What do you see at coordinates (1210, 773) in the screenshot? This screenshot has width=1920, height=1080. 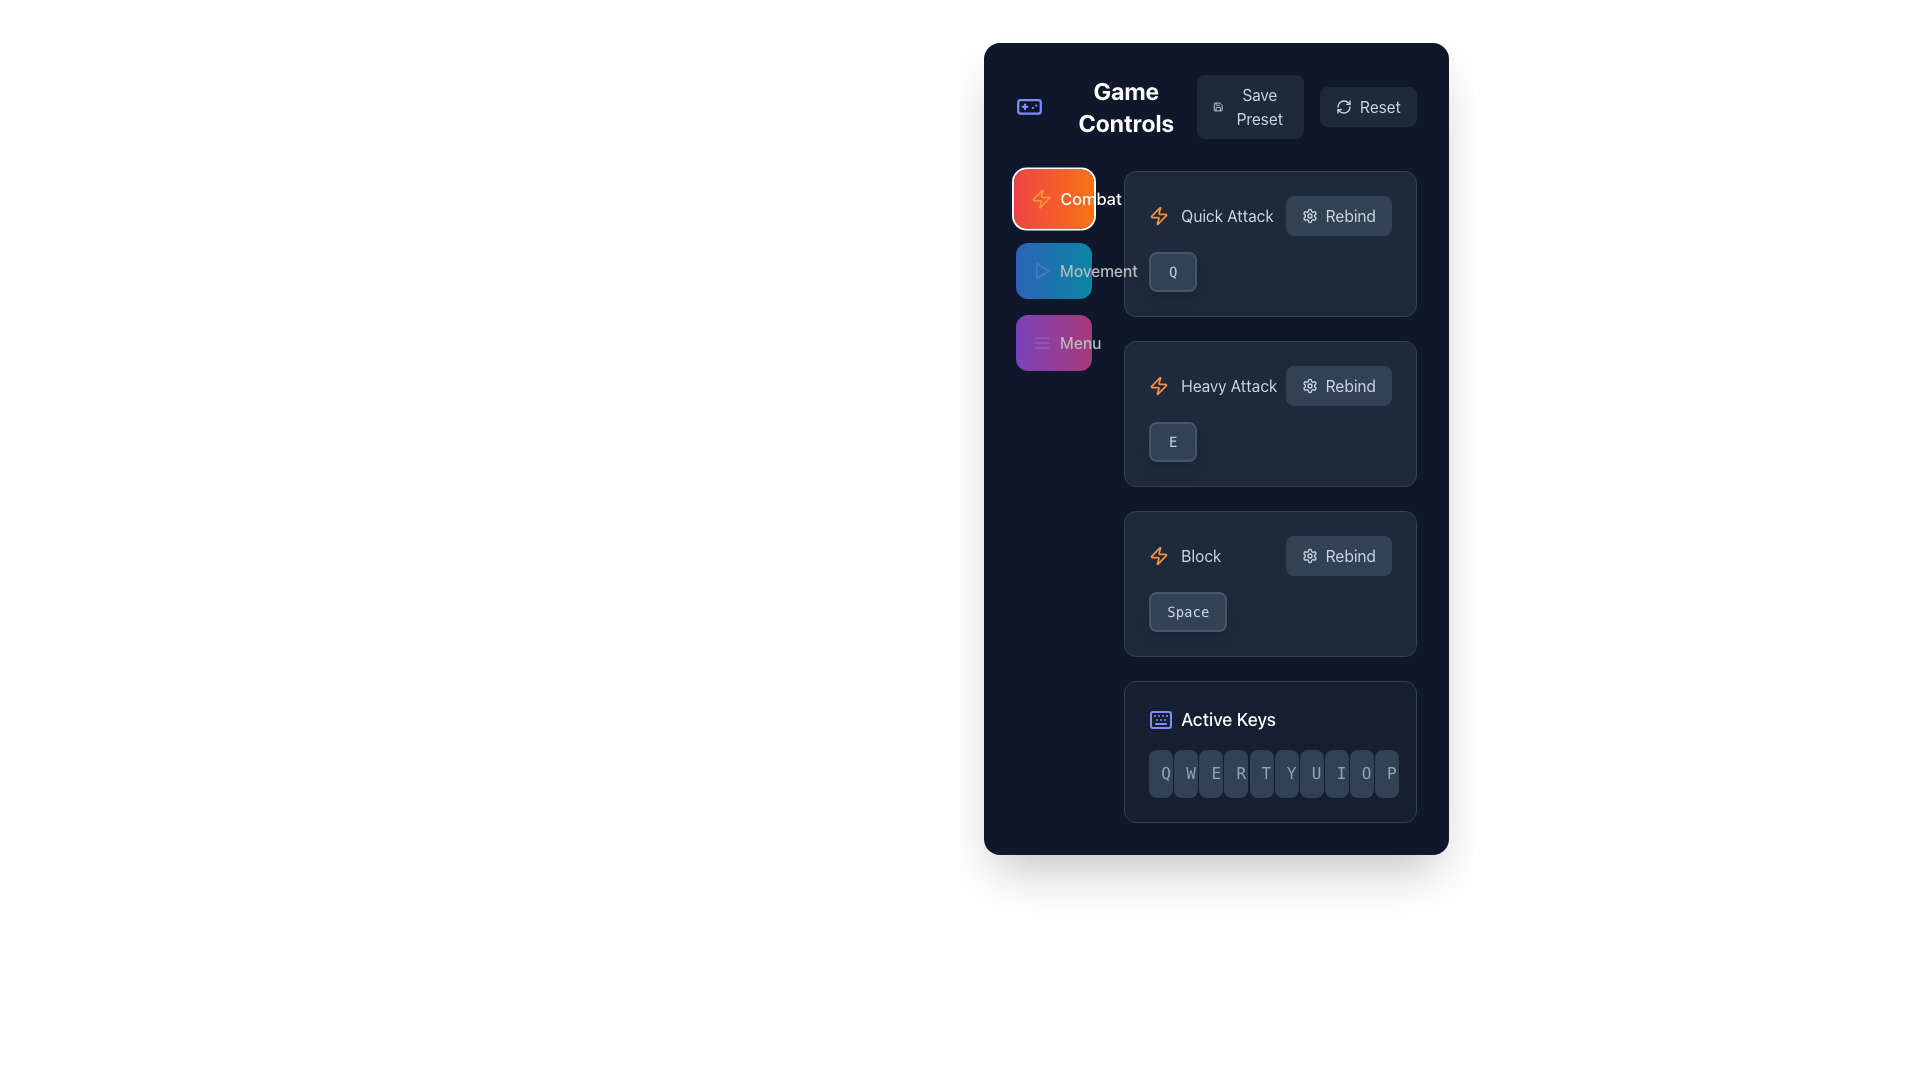 I see `the third button in a row of ten, which has a dark slate background and displays the letter 'E' in light slate text` at bounding box center [1210, 773].